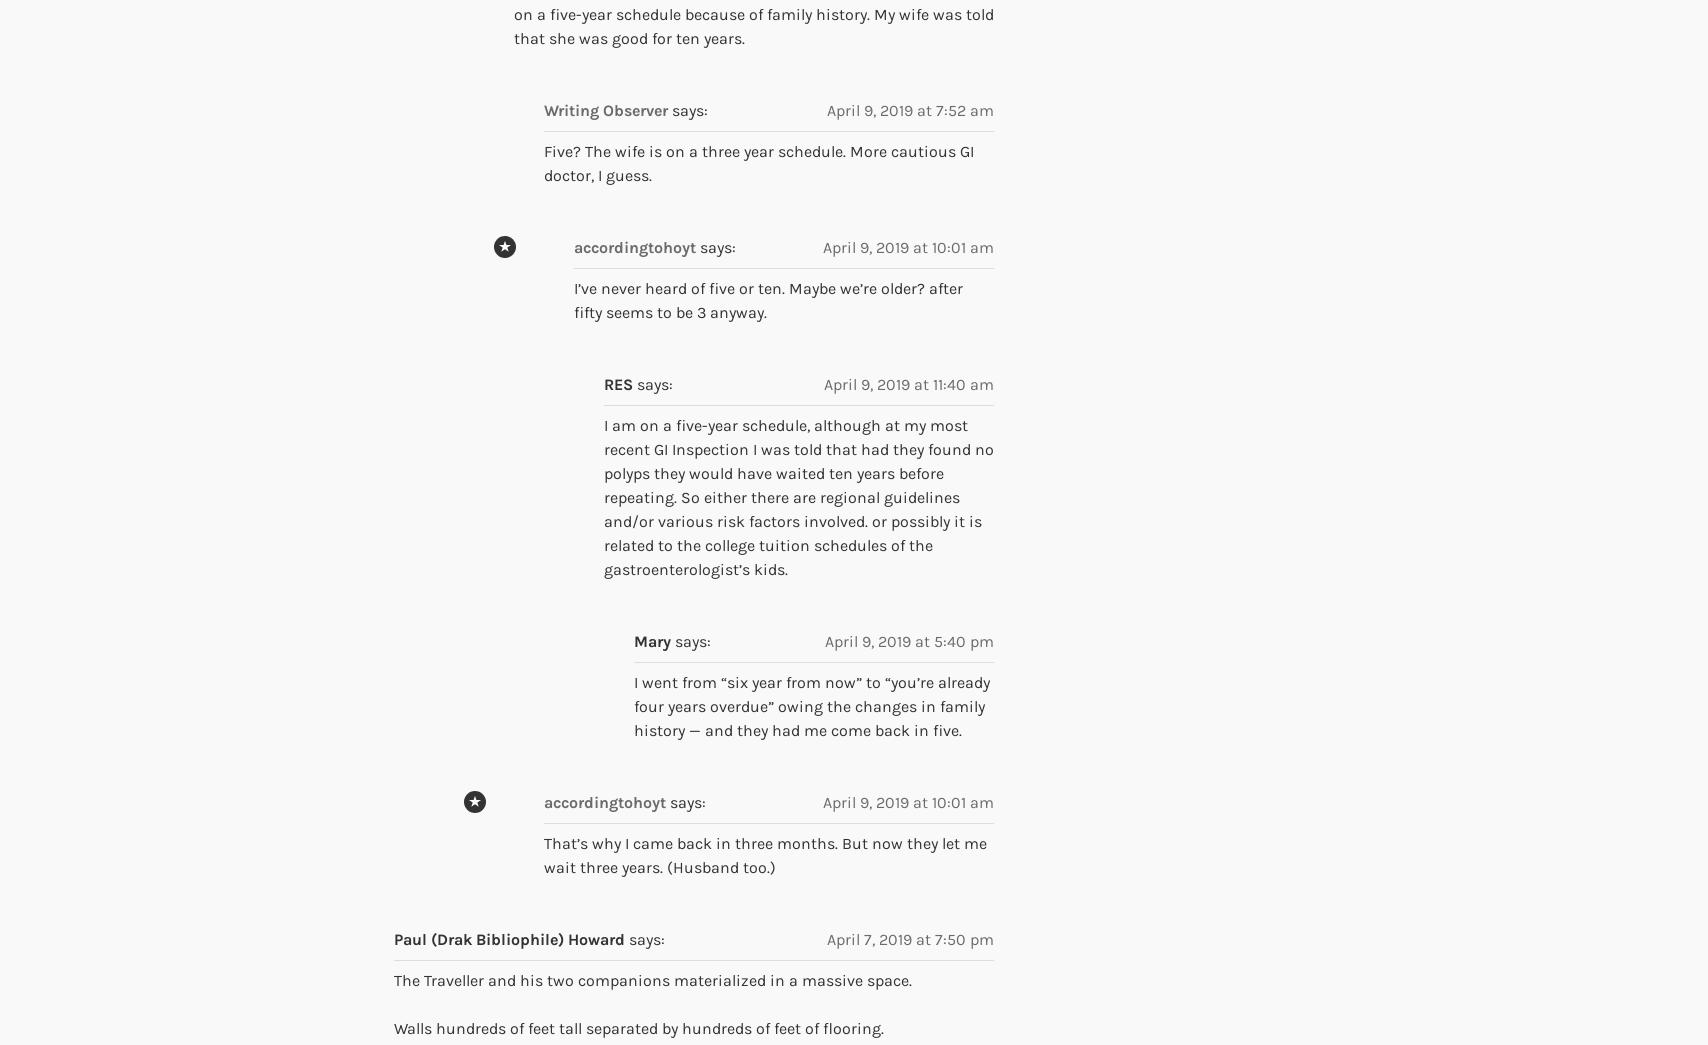 This screenshot has height=1045, width=1708. Describe the element at coordinates (543, 854) in the screenshot. I see `'That’s why I came back in three months. But now they let me wait three years. (Husband too.)'` at that location.